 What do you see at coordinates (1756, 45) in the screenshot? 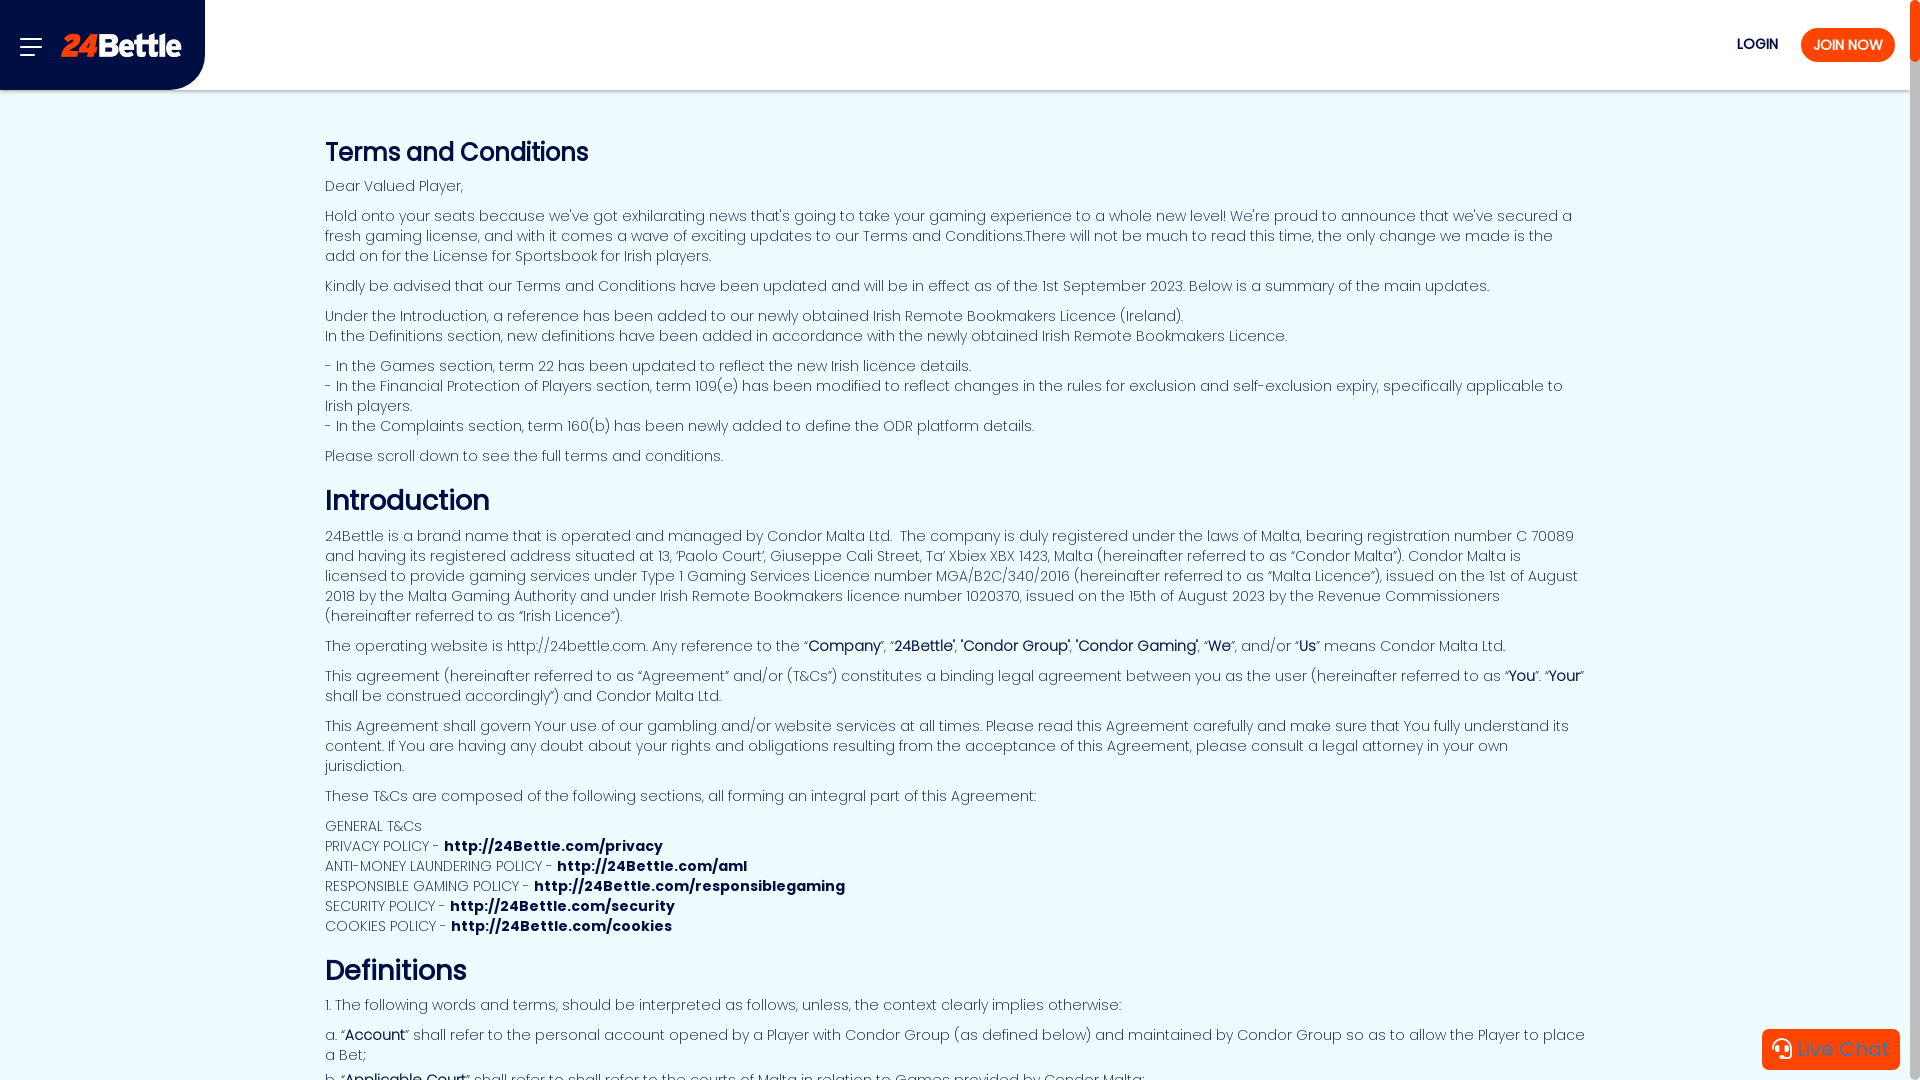
I see `'LOGIN'` at bounding box center [1756, 45].